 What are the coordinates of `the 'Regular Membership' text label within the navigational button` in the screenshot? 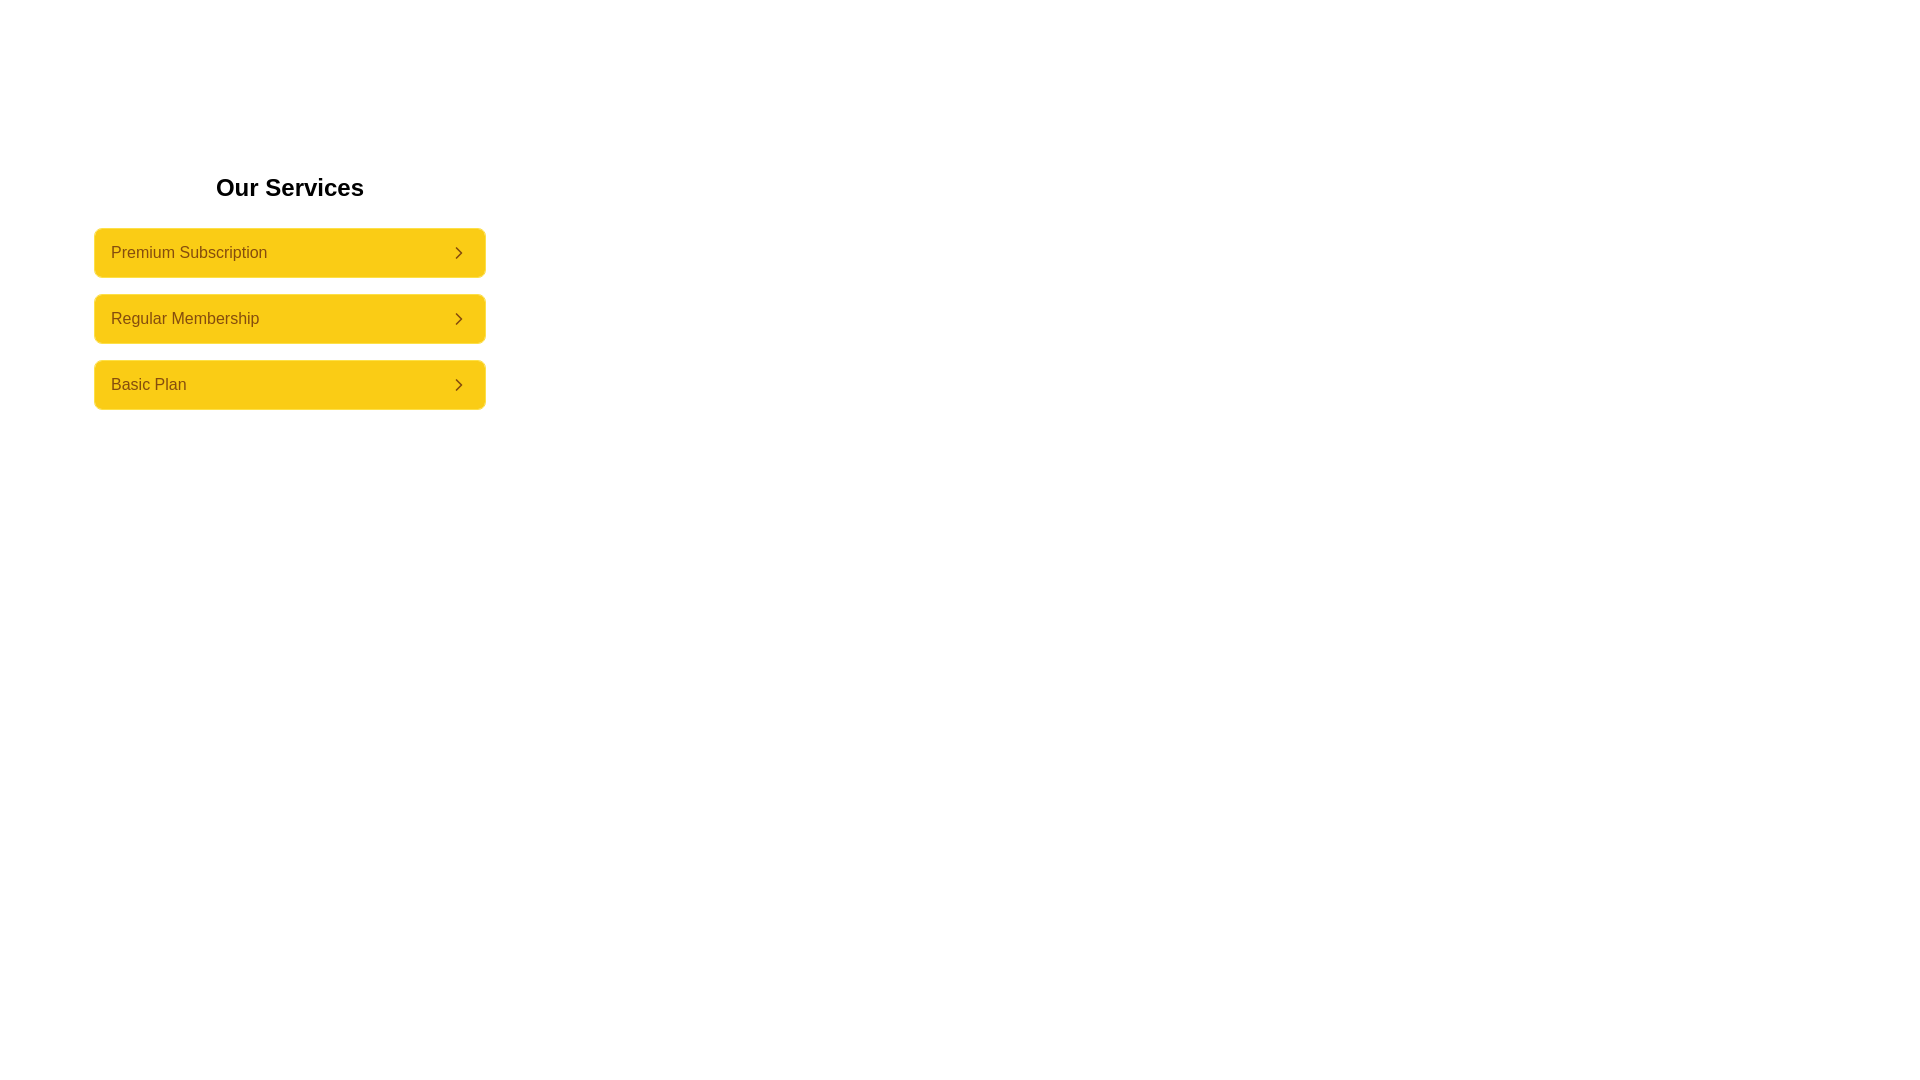 It's located at (185, 318).